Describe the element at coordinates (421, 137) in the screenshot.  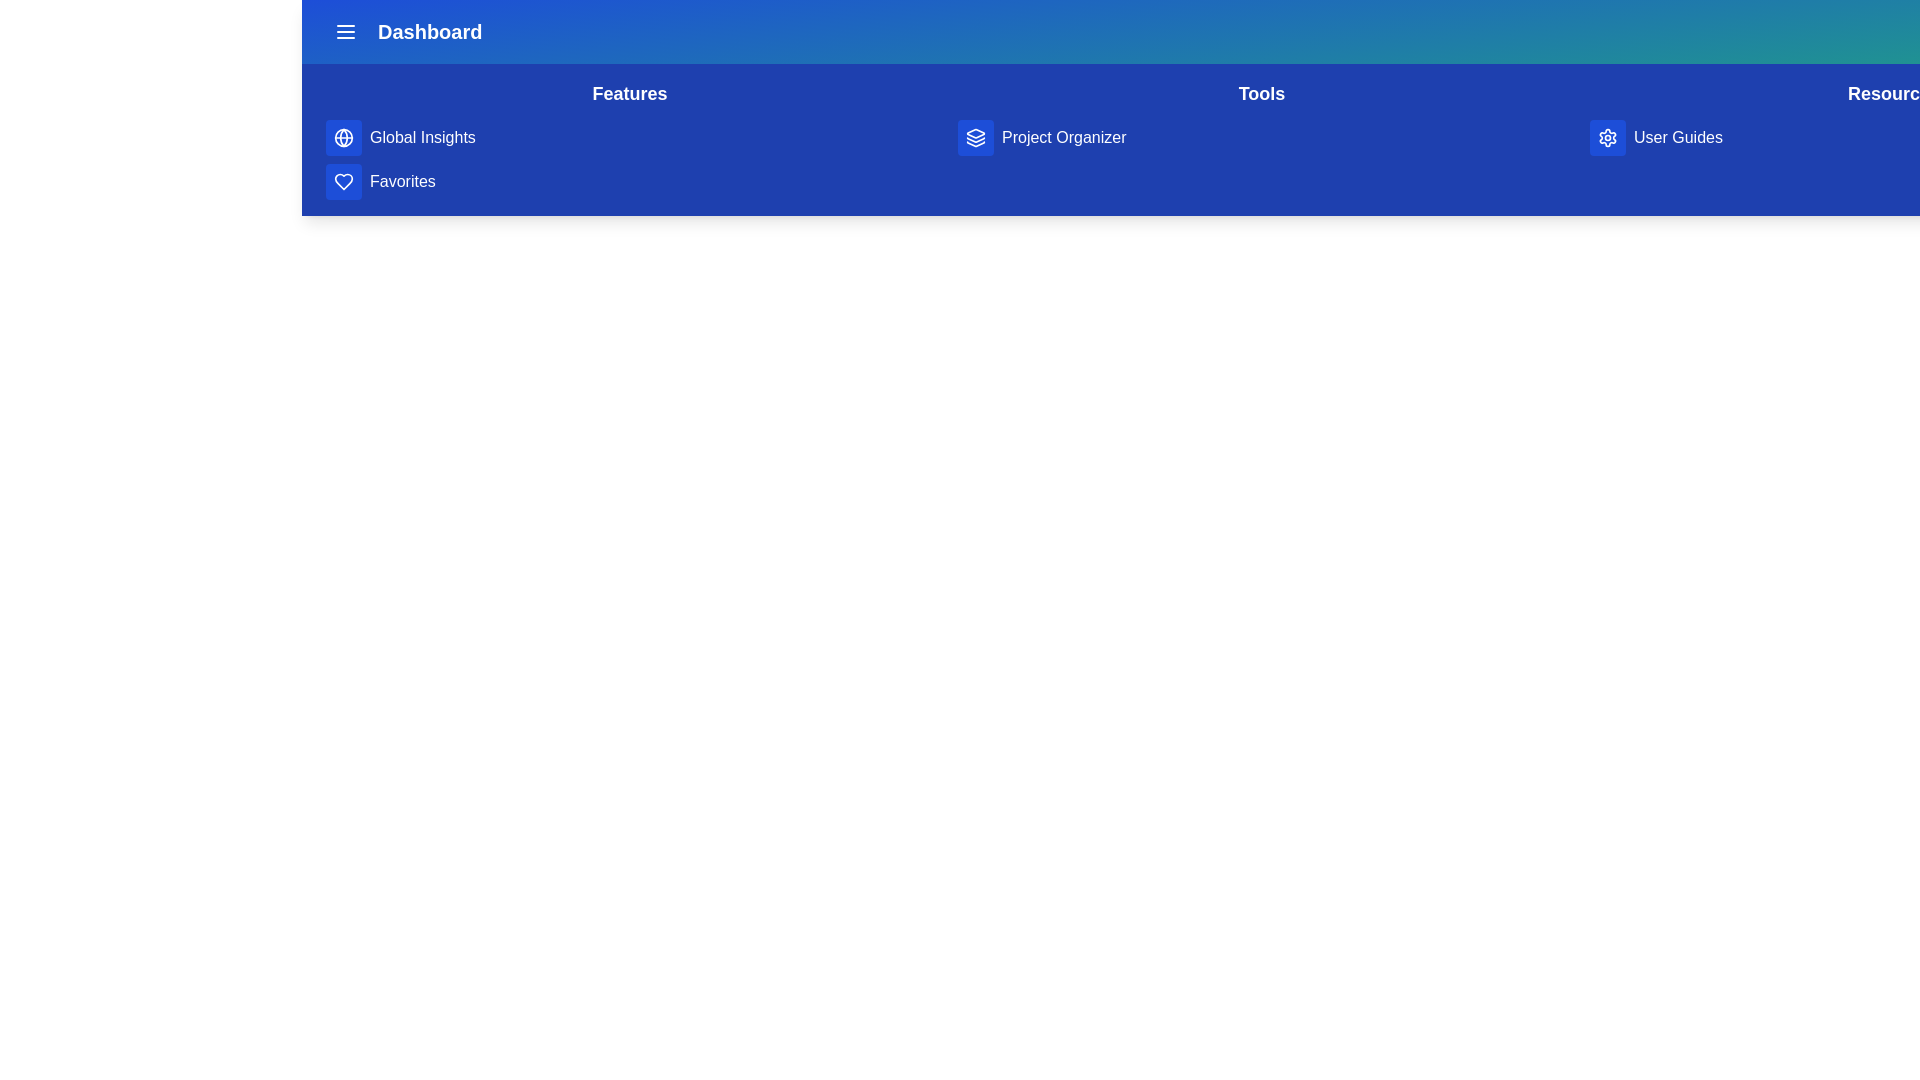
I see `the navigation label for 'Global Insights' located in the navigation bar, positioned to the right of a globe icon and above 'Favorites'` at that location.